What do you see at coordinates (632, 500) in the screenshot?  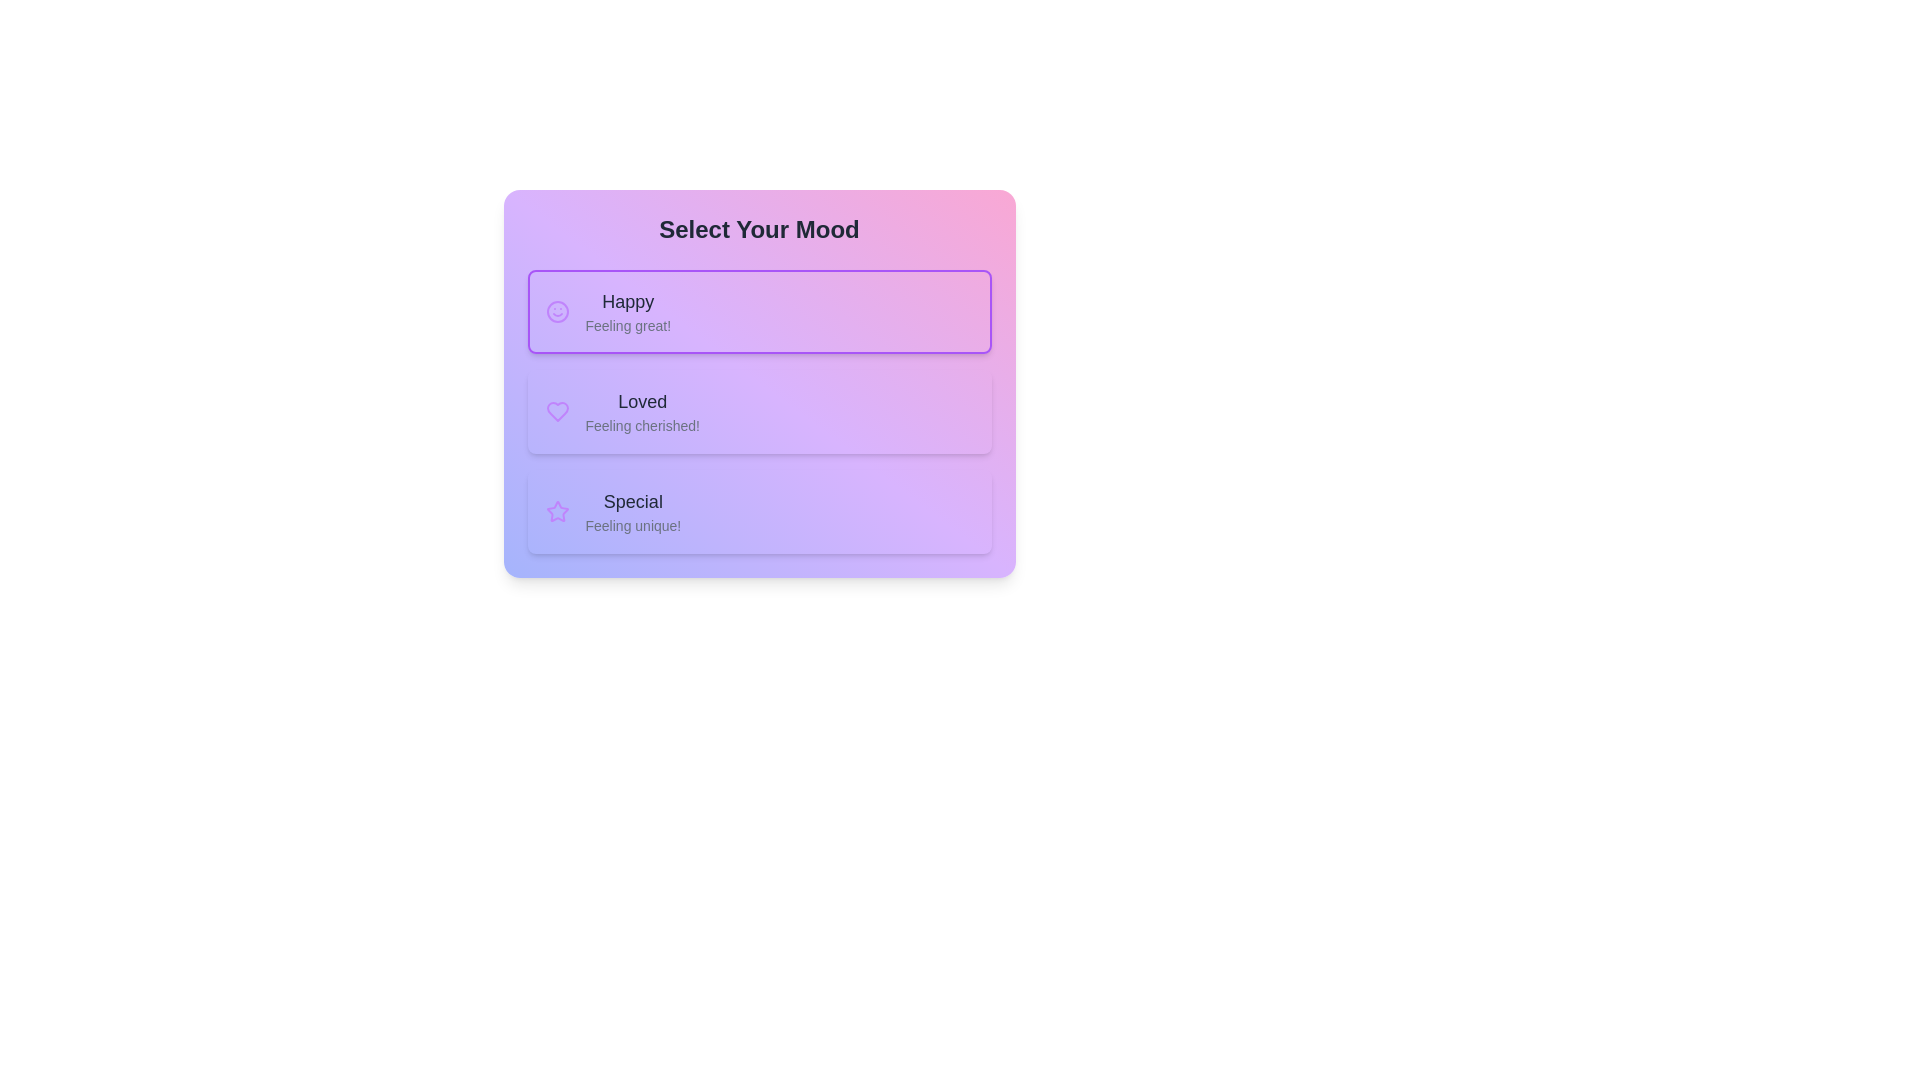 I see `the 'Special' text label which indicates the primary title for the section, located above the descriptive text 'Feeling unique!'` at bounding box center [632, 500].